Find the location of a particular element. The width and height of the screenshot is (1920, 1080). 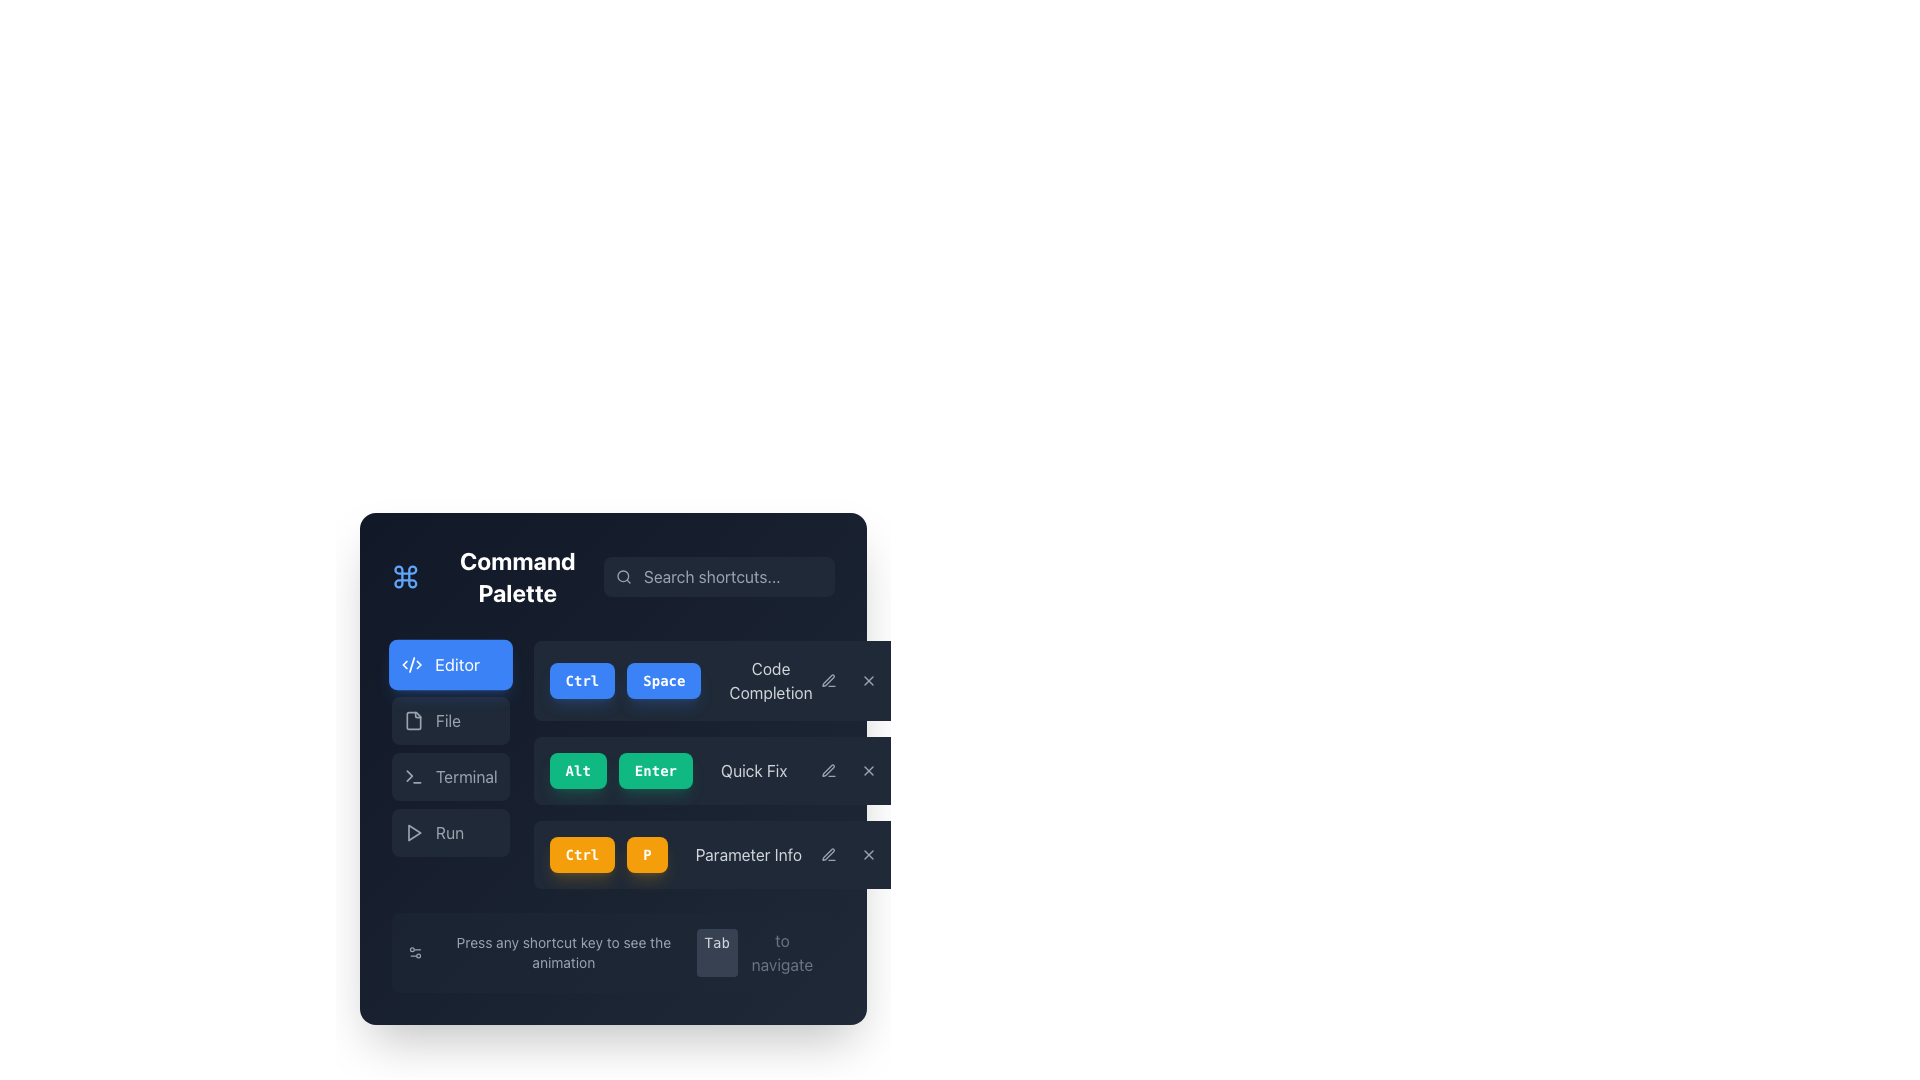

the interactive button that is the third option in a vertical list, which likely navigates to a terminal view is located at coordinates (449, 775).